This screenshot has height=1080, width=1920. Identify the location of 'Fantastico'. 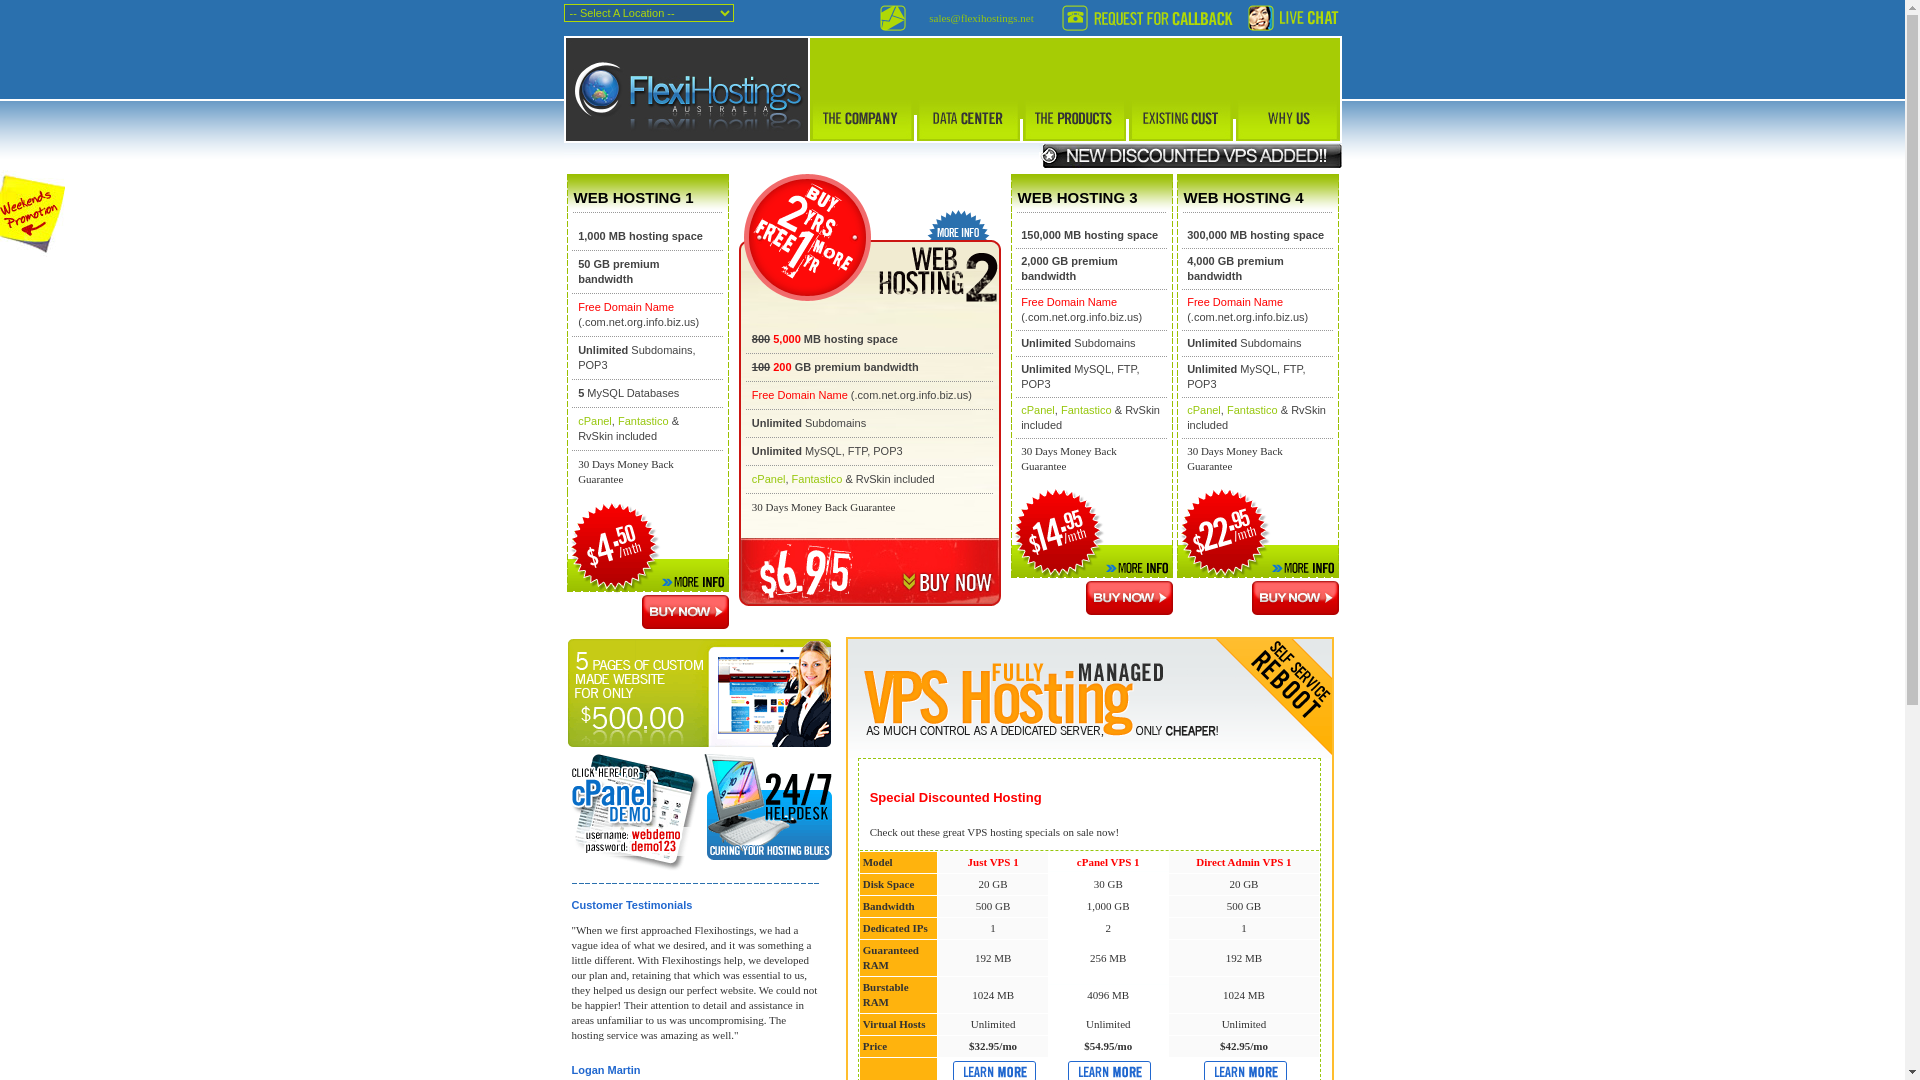
(817, 478).